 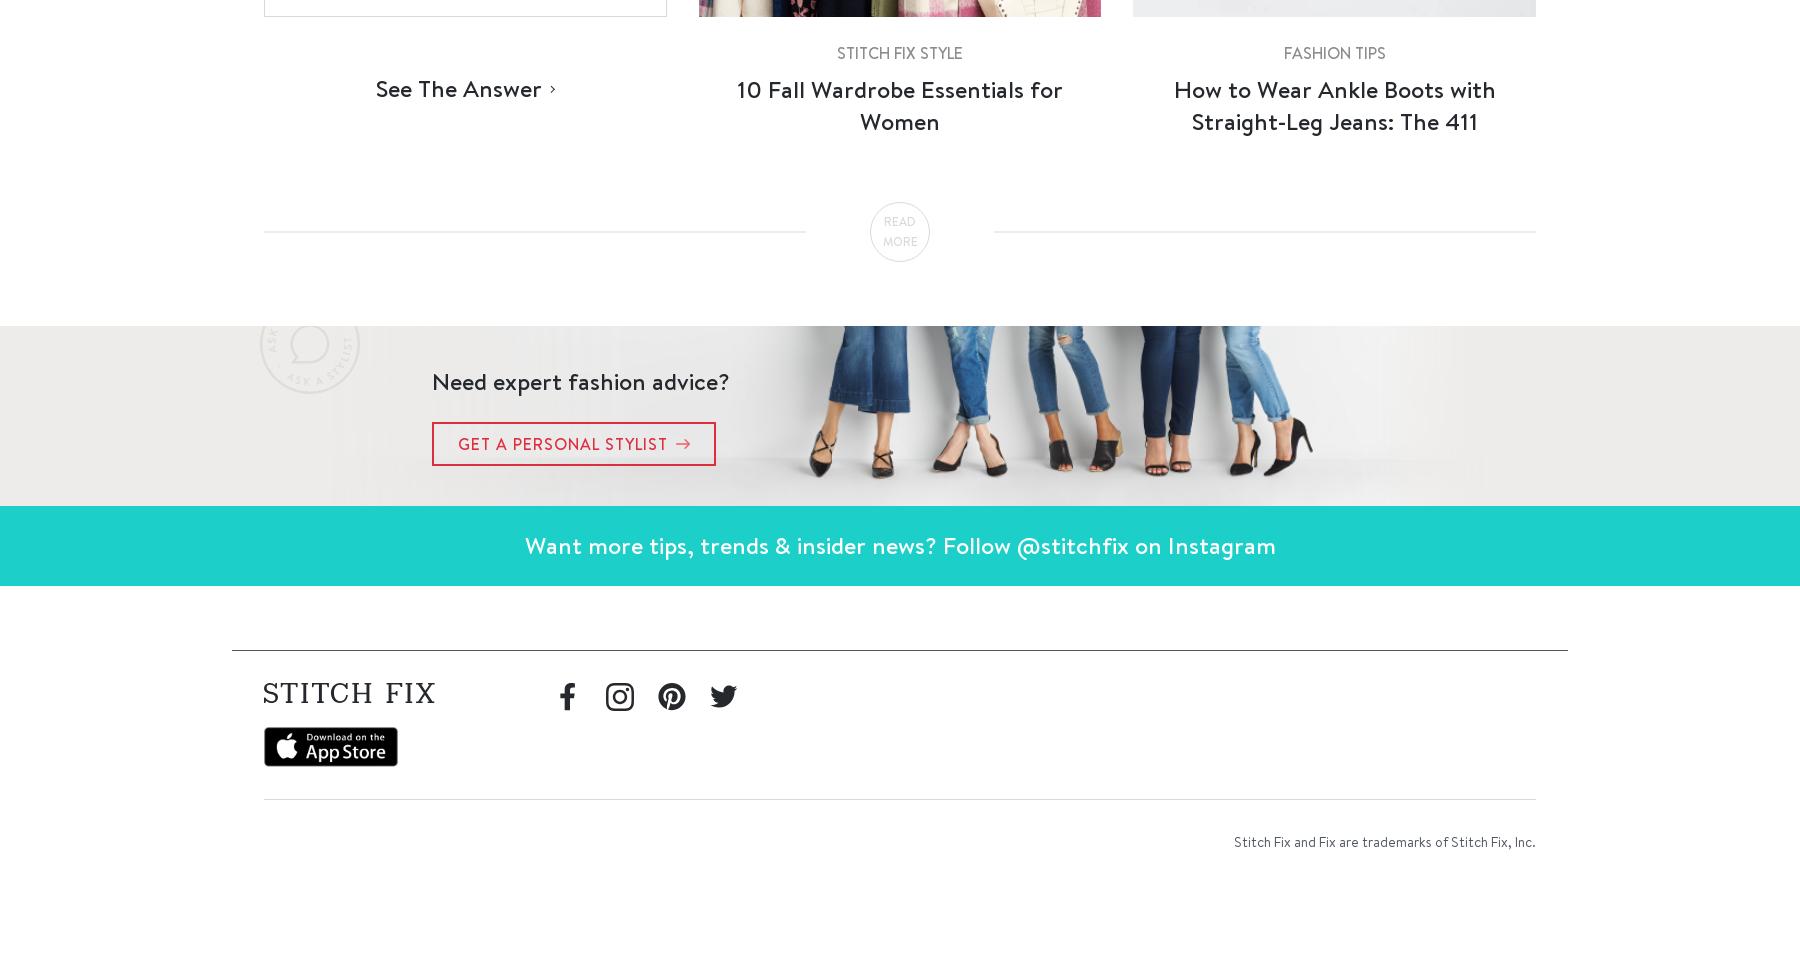 I want to click on 'Fashion Tips', so click(x=1333, y=52).